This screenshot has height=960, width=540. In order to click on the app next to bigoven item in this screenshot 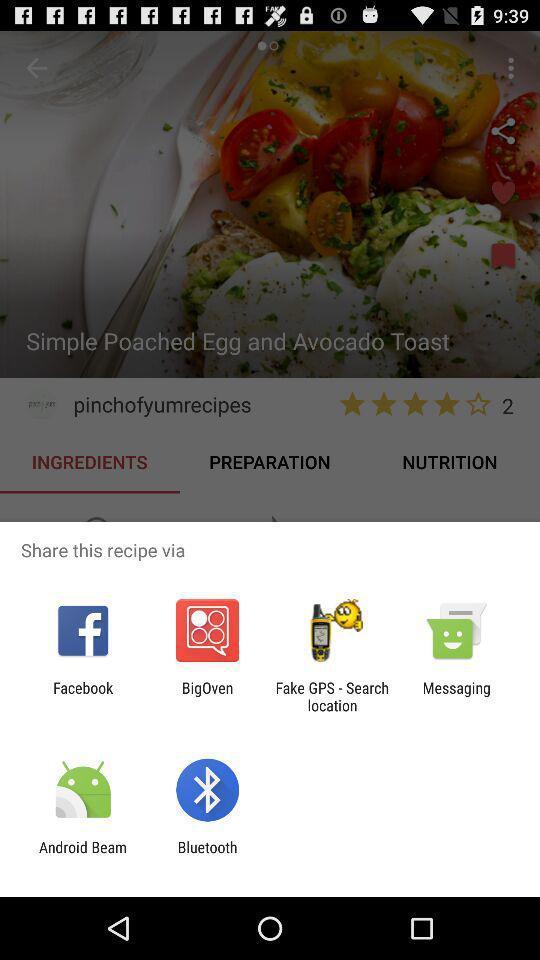, I will do `click(332, 696)`.